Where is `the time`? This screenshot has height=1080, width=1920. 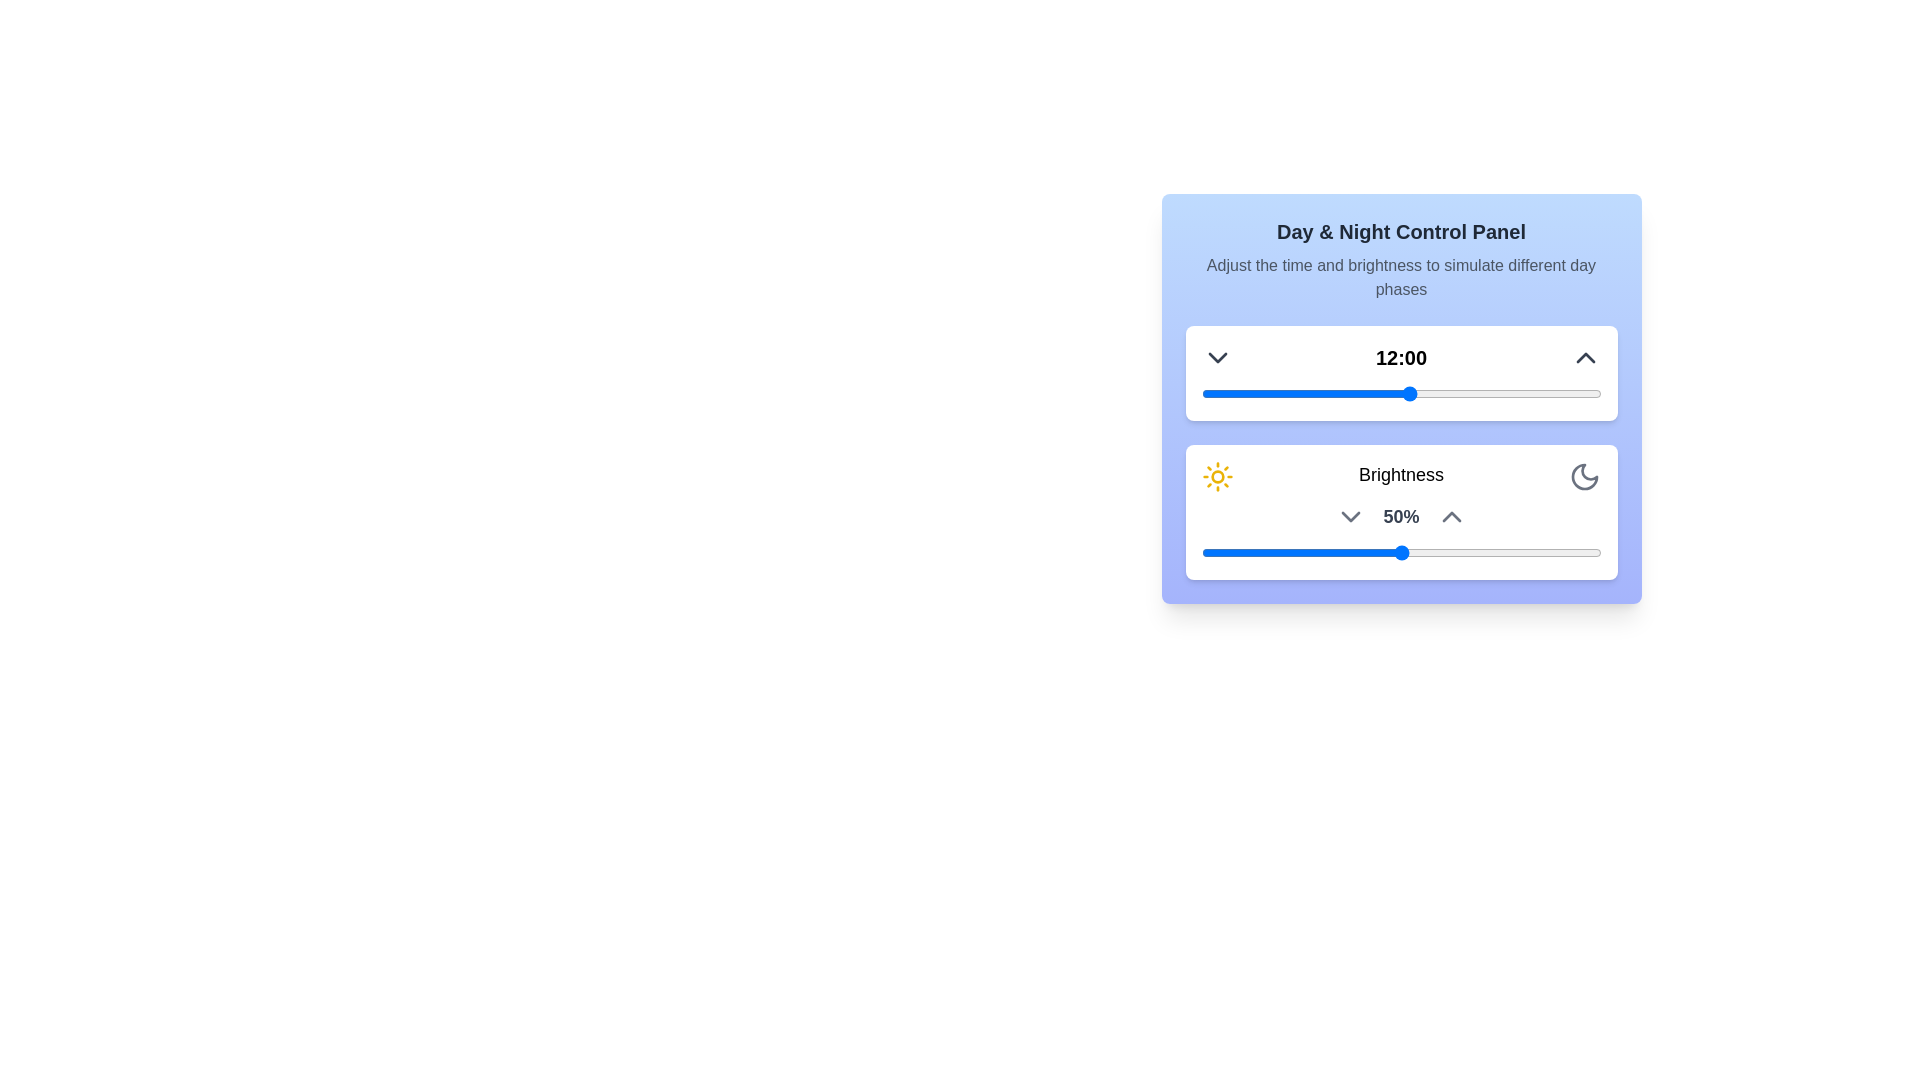
the time is located at coordinates (1479, 393).